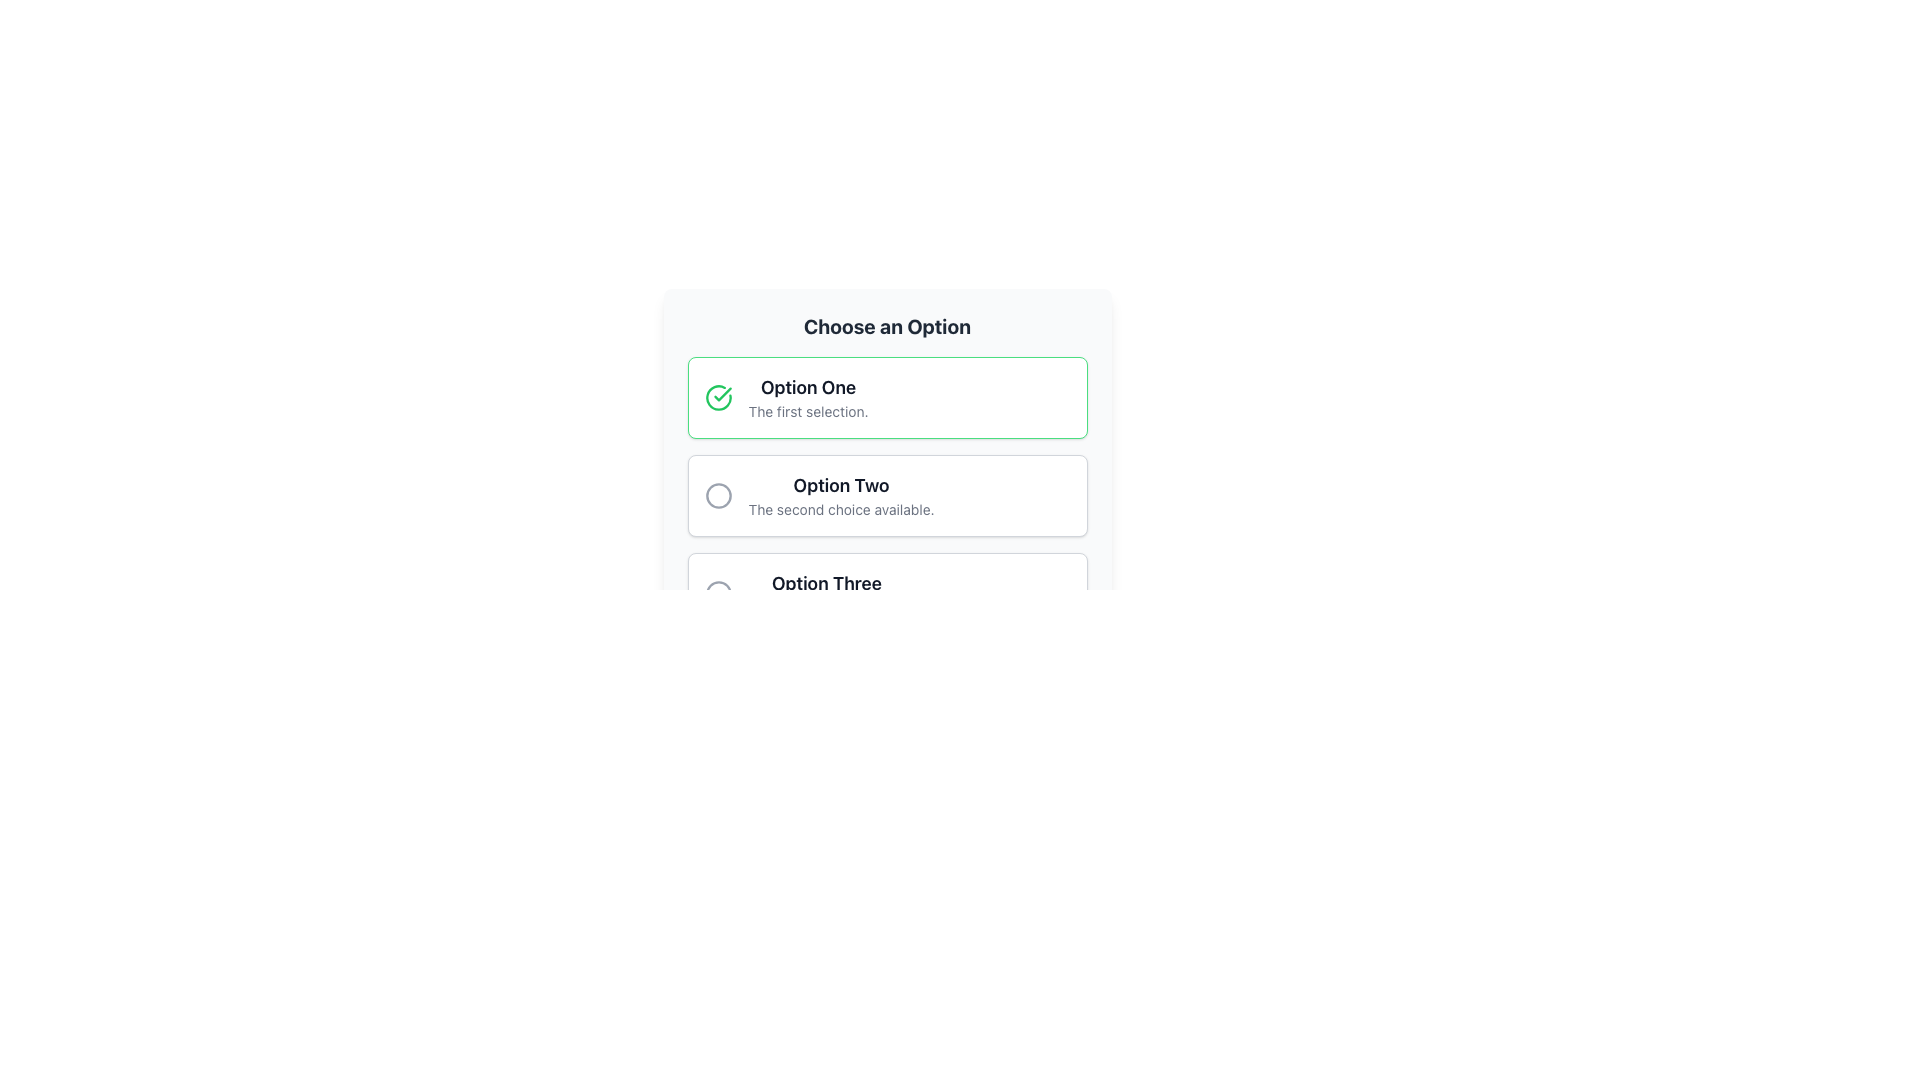 Image resolution: width=1920 pixels, height=1080 pixels. What do you see at coordinates (841, 508) in the screenshot?
I see `detailed description text element positioned directly underneath the 'Option Two' title in the card-like structure` at bounding box center [841, 508].